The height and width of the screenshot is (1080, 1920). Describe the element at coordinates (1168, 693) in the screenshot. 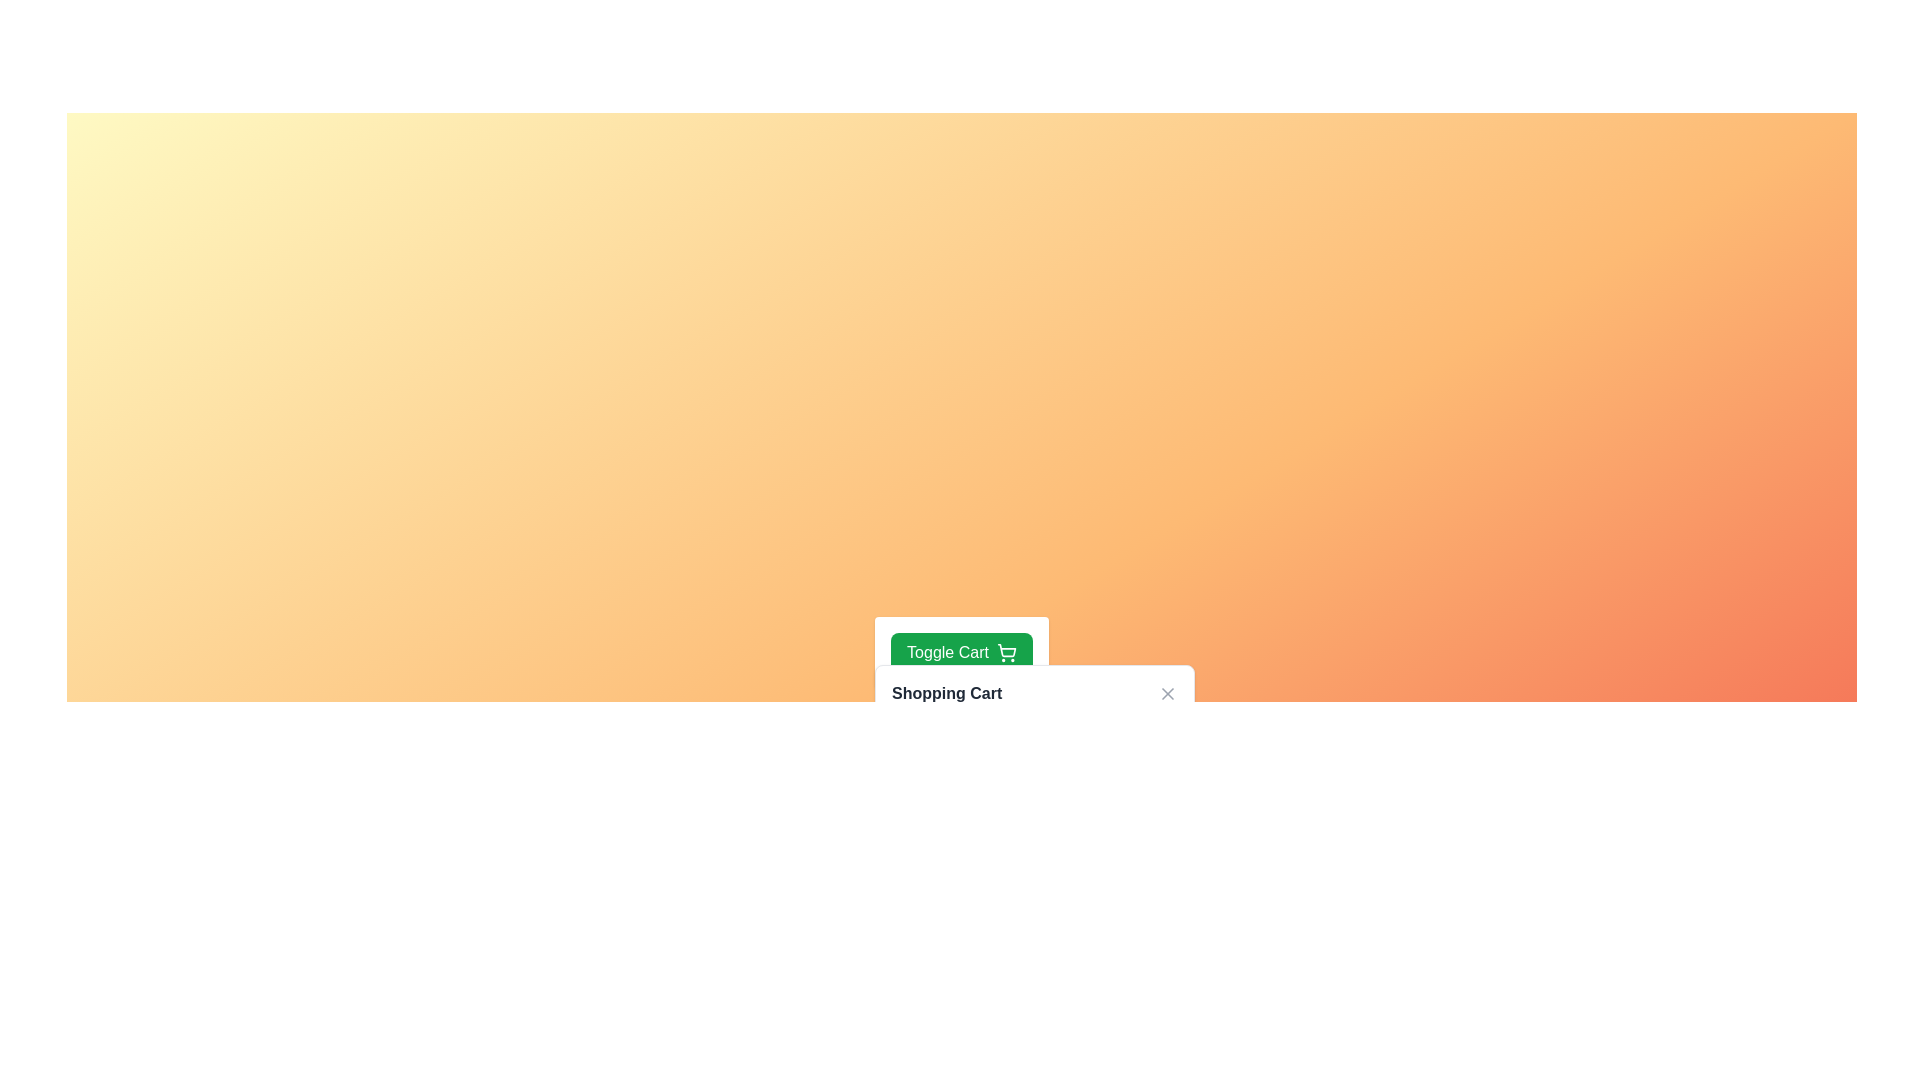

I see `the button located to the right of the 'Shopping Cart' text to change its visual state` at that location.